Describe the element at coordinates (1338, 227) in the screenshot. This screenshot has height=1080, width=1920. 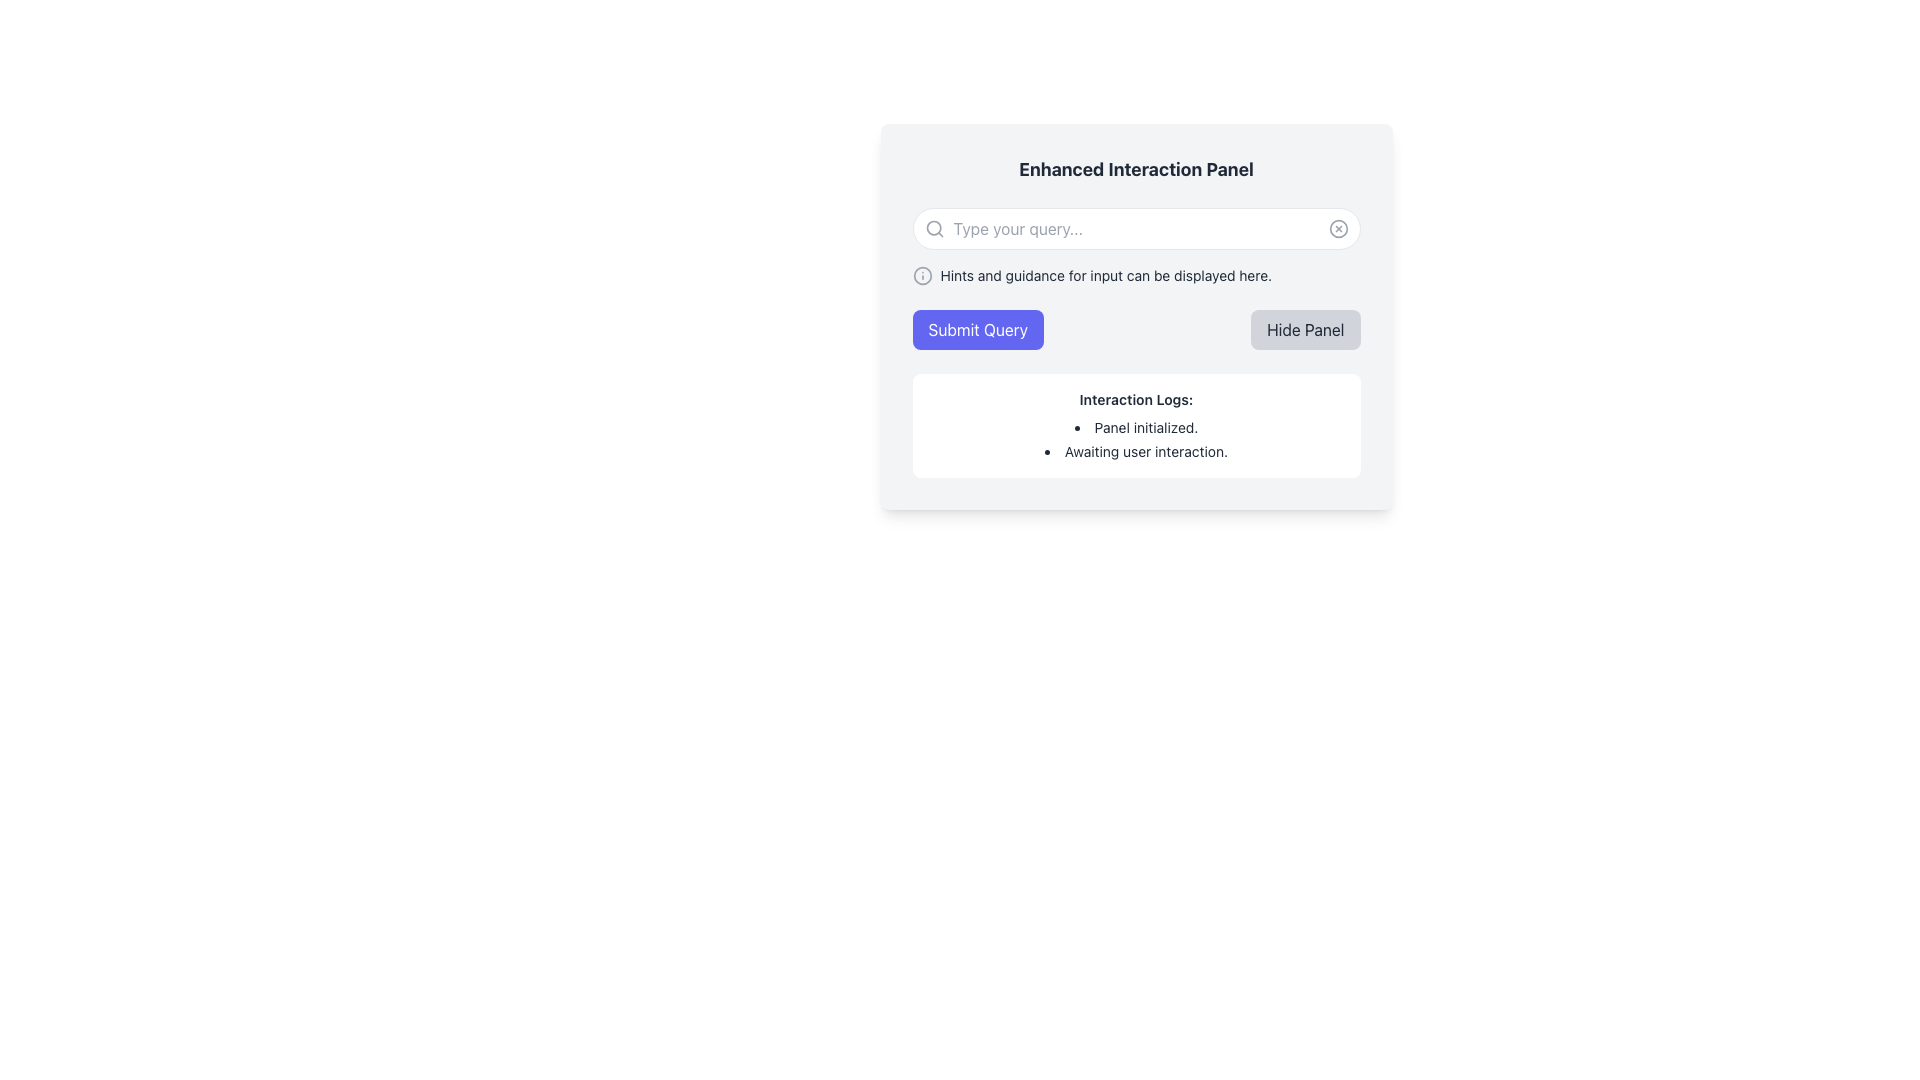
I see `the SVG circle component that functions as a close button located at the top-right corner of the input box` at that location.